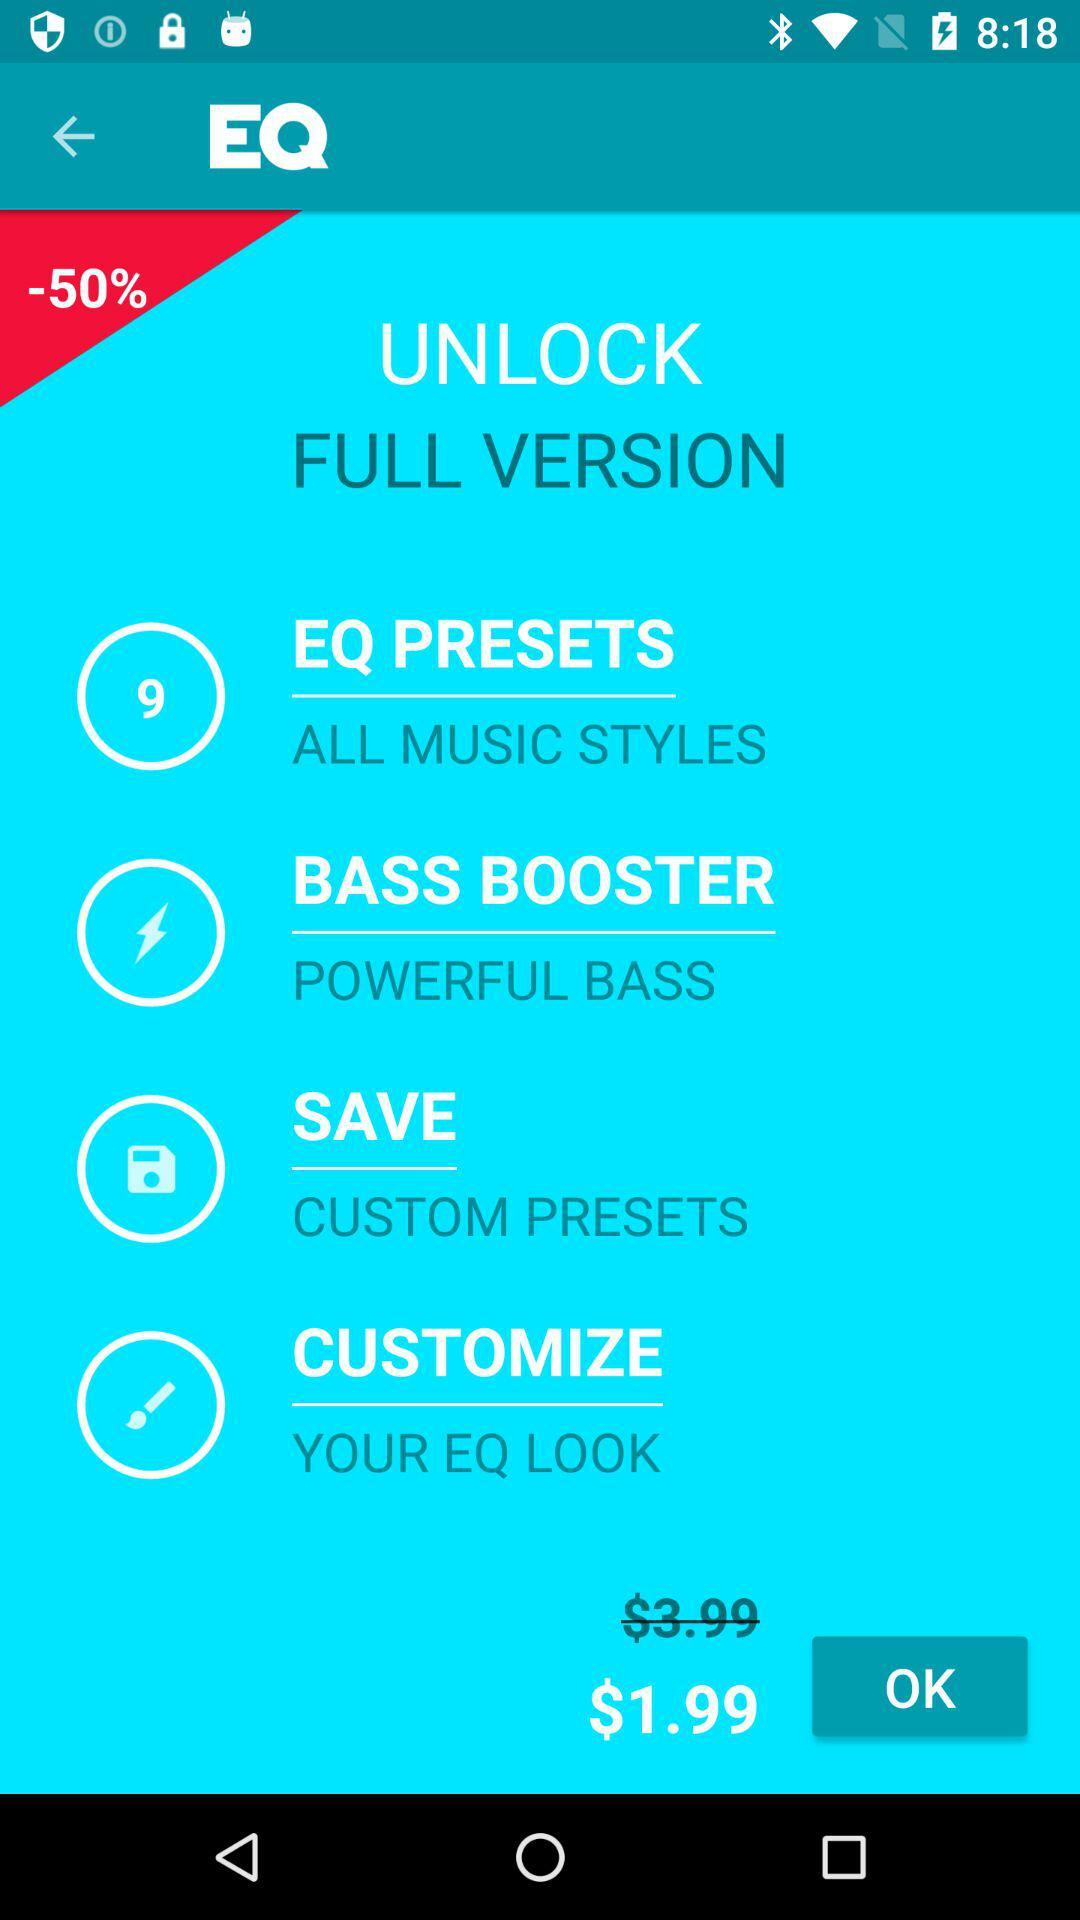  What do you see at coordinates (72, 135) in the screenshot?
I see `icon above -50% item` at bounding box center [72, 135].